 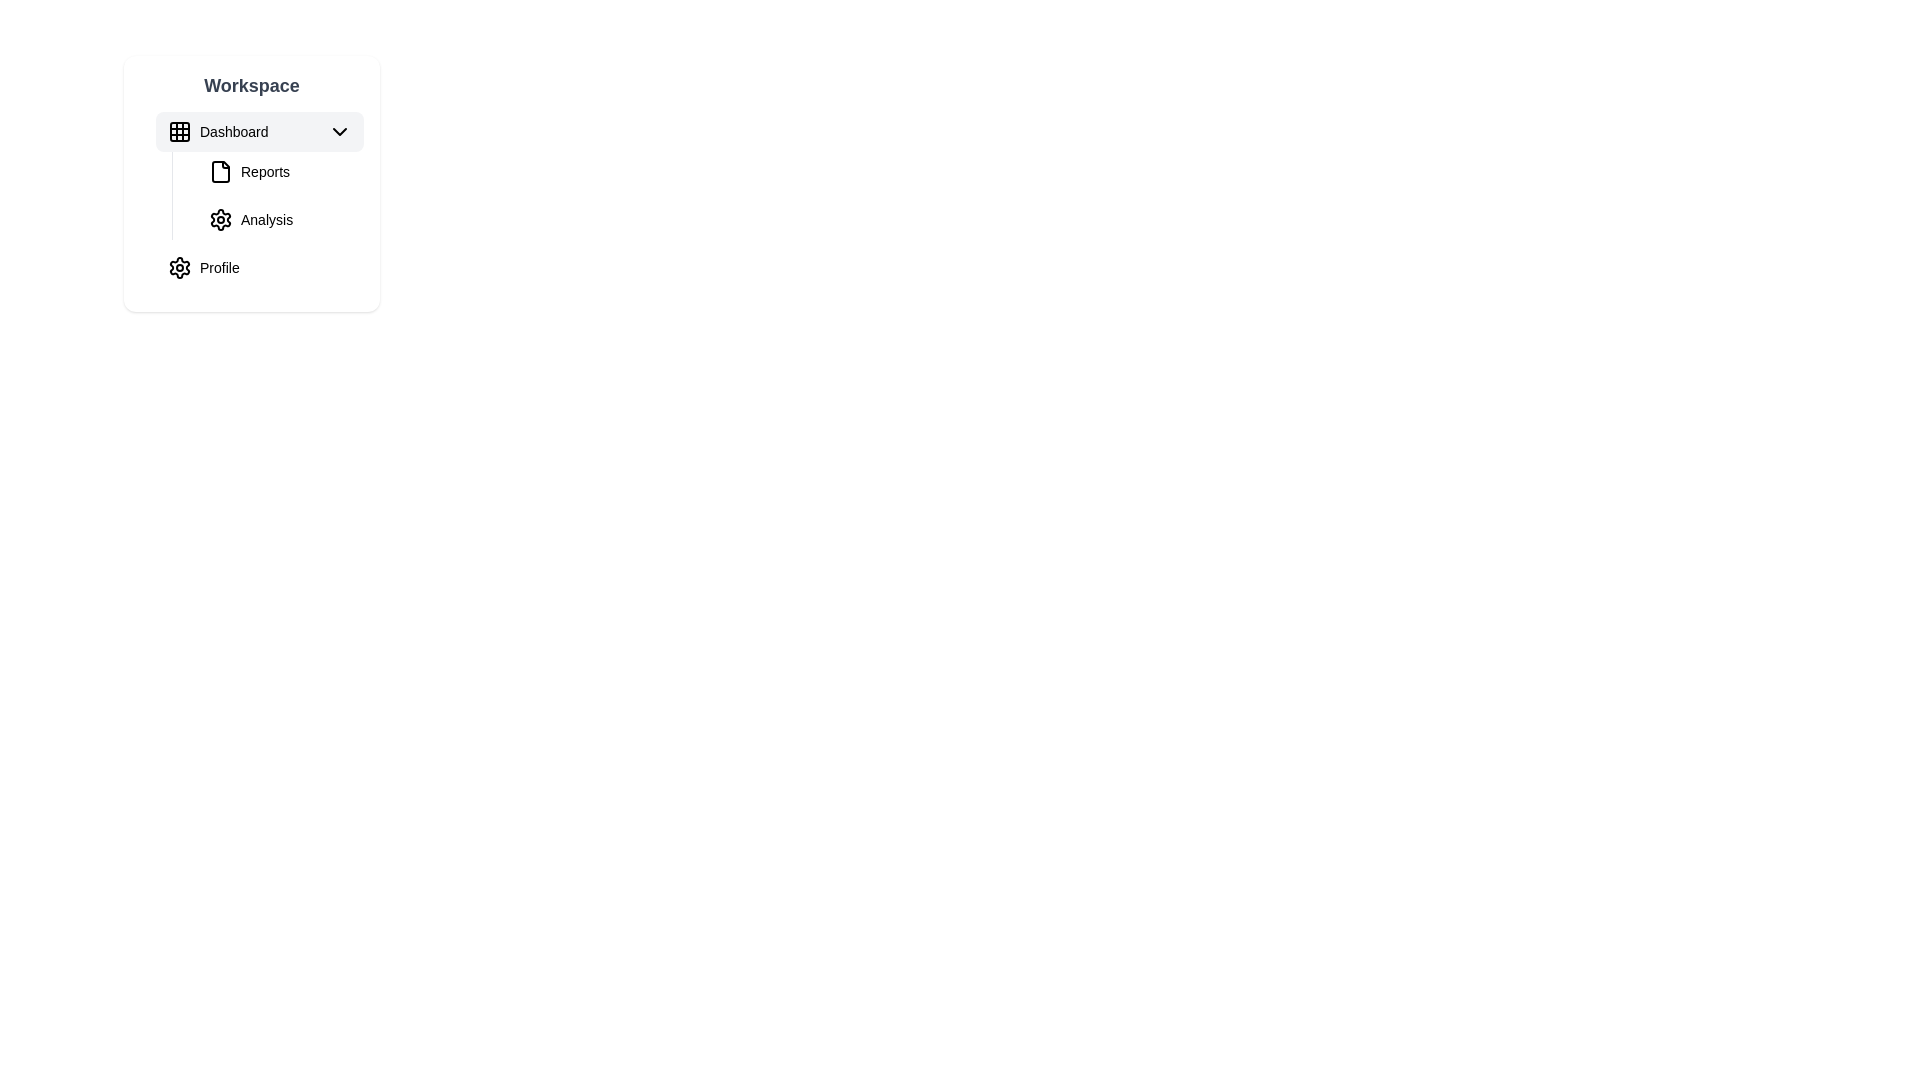 What do you see at coordinates (258, 131) in the screenshot?
I see `the 'Dashboard' button with combined icon and text located at the top of the 'Workspace' menu` at bounding box center [258, 131].